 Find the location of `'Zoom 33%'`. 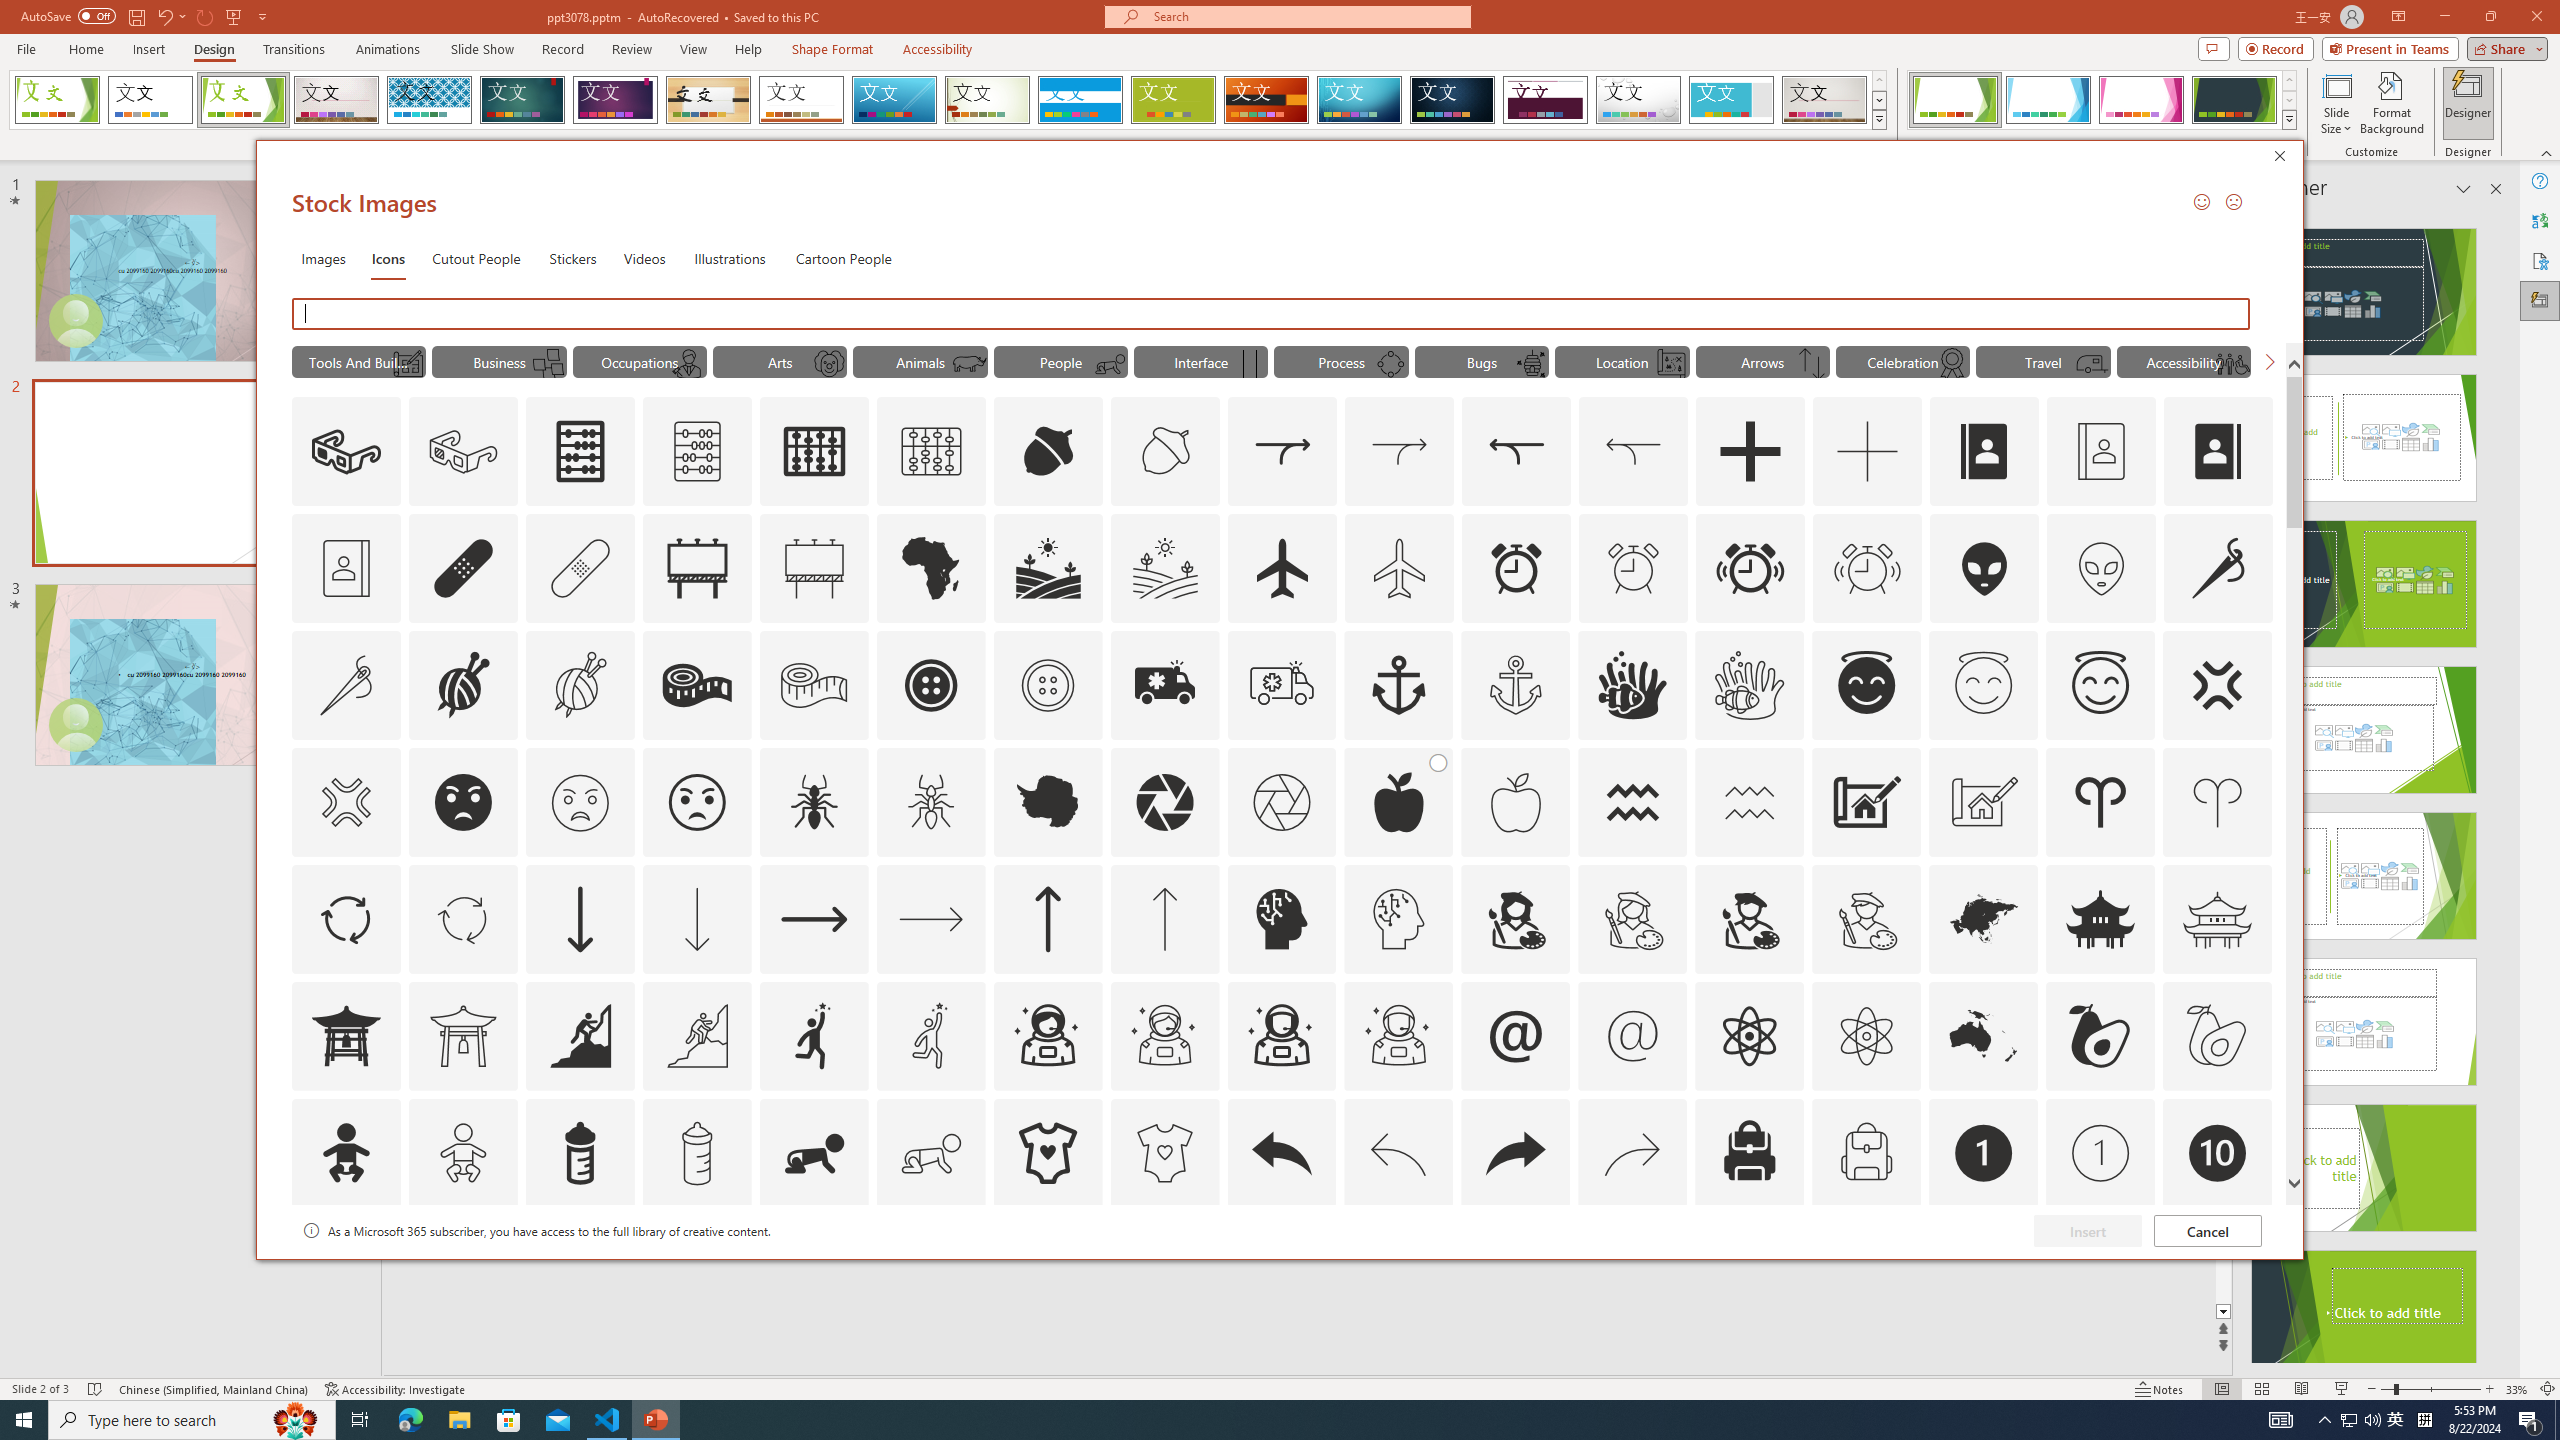

'Zoom 33%' is located at coordinates (2516, 1389).